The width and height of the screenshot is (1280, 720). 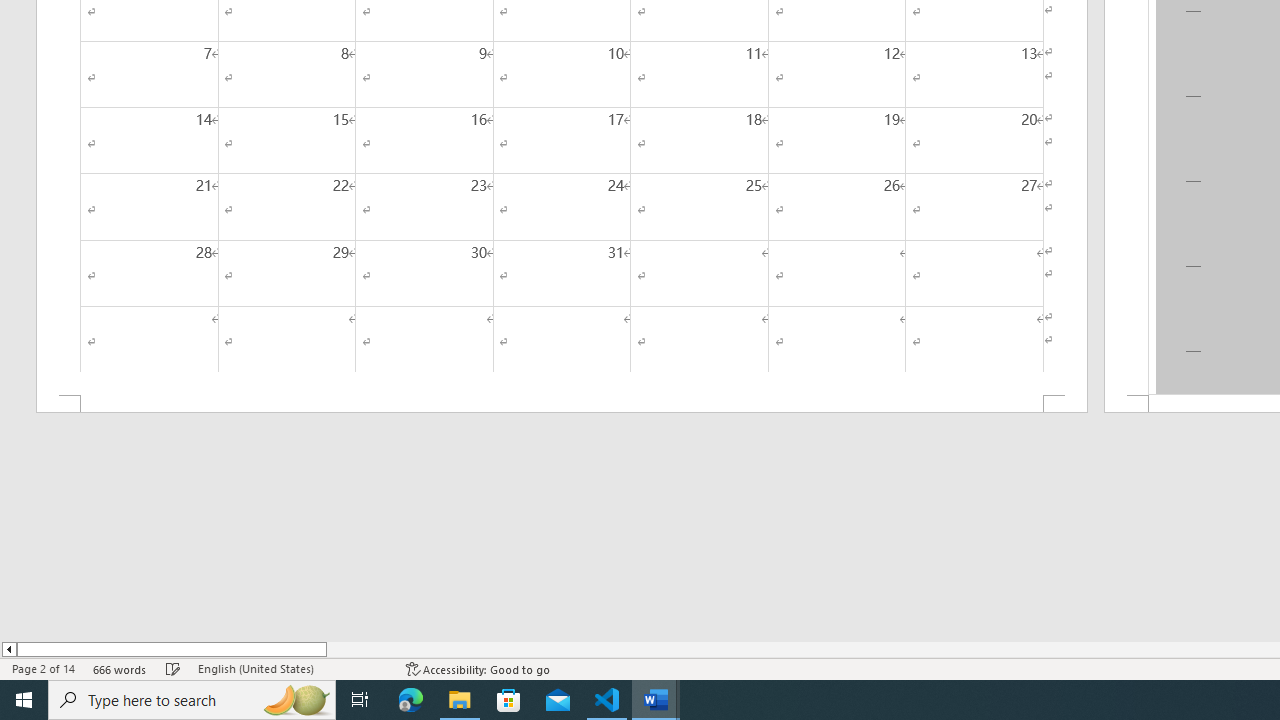 I want to click on 'Column left', so click(x=8, y=649).